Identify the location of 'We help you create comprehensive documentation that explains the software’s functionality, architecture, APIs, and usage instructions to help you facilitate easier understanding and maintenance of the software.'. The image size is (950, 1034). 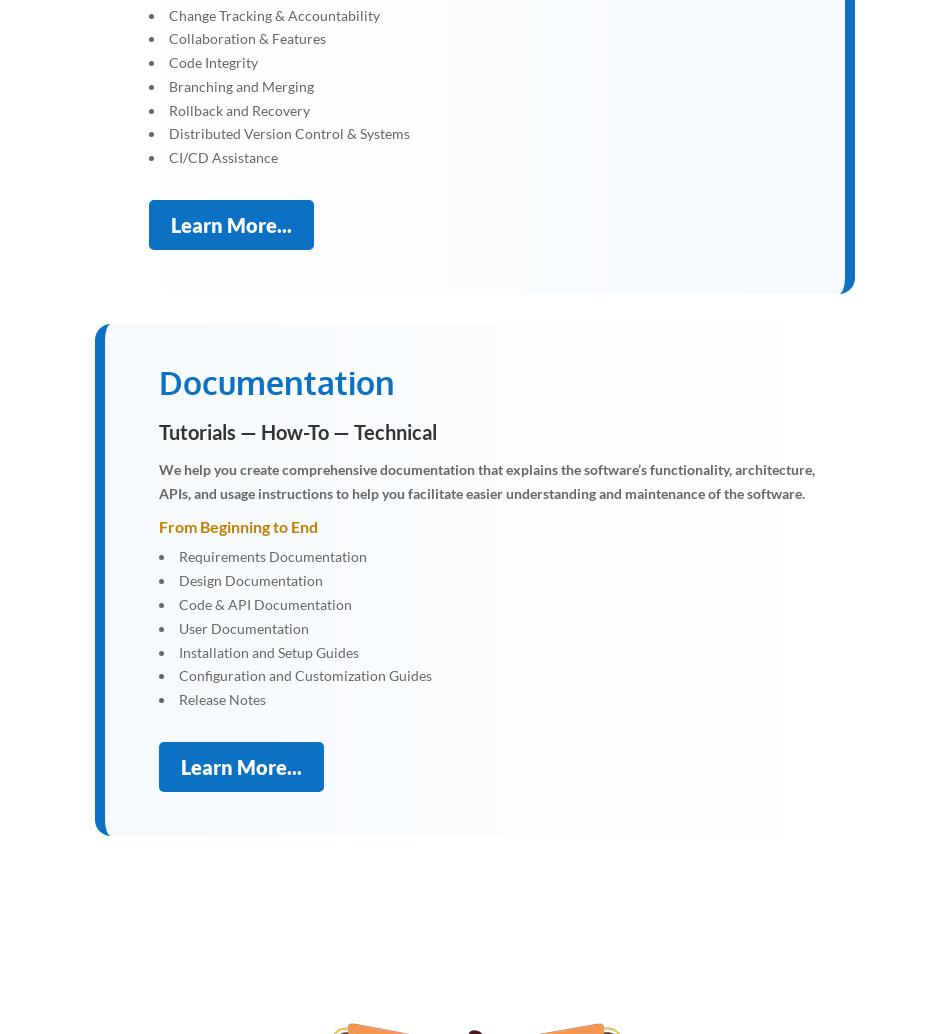
(486, 479).